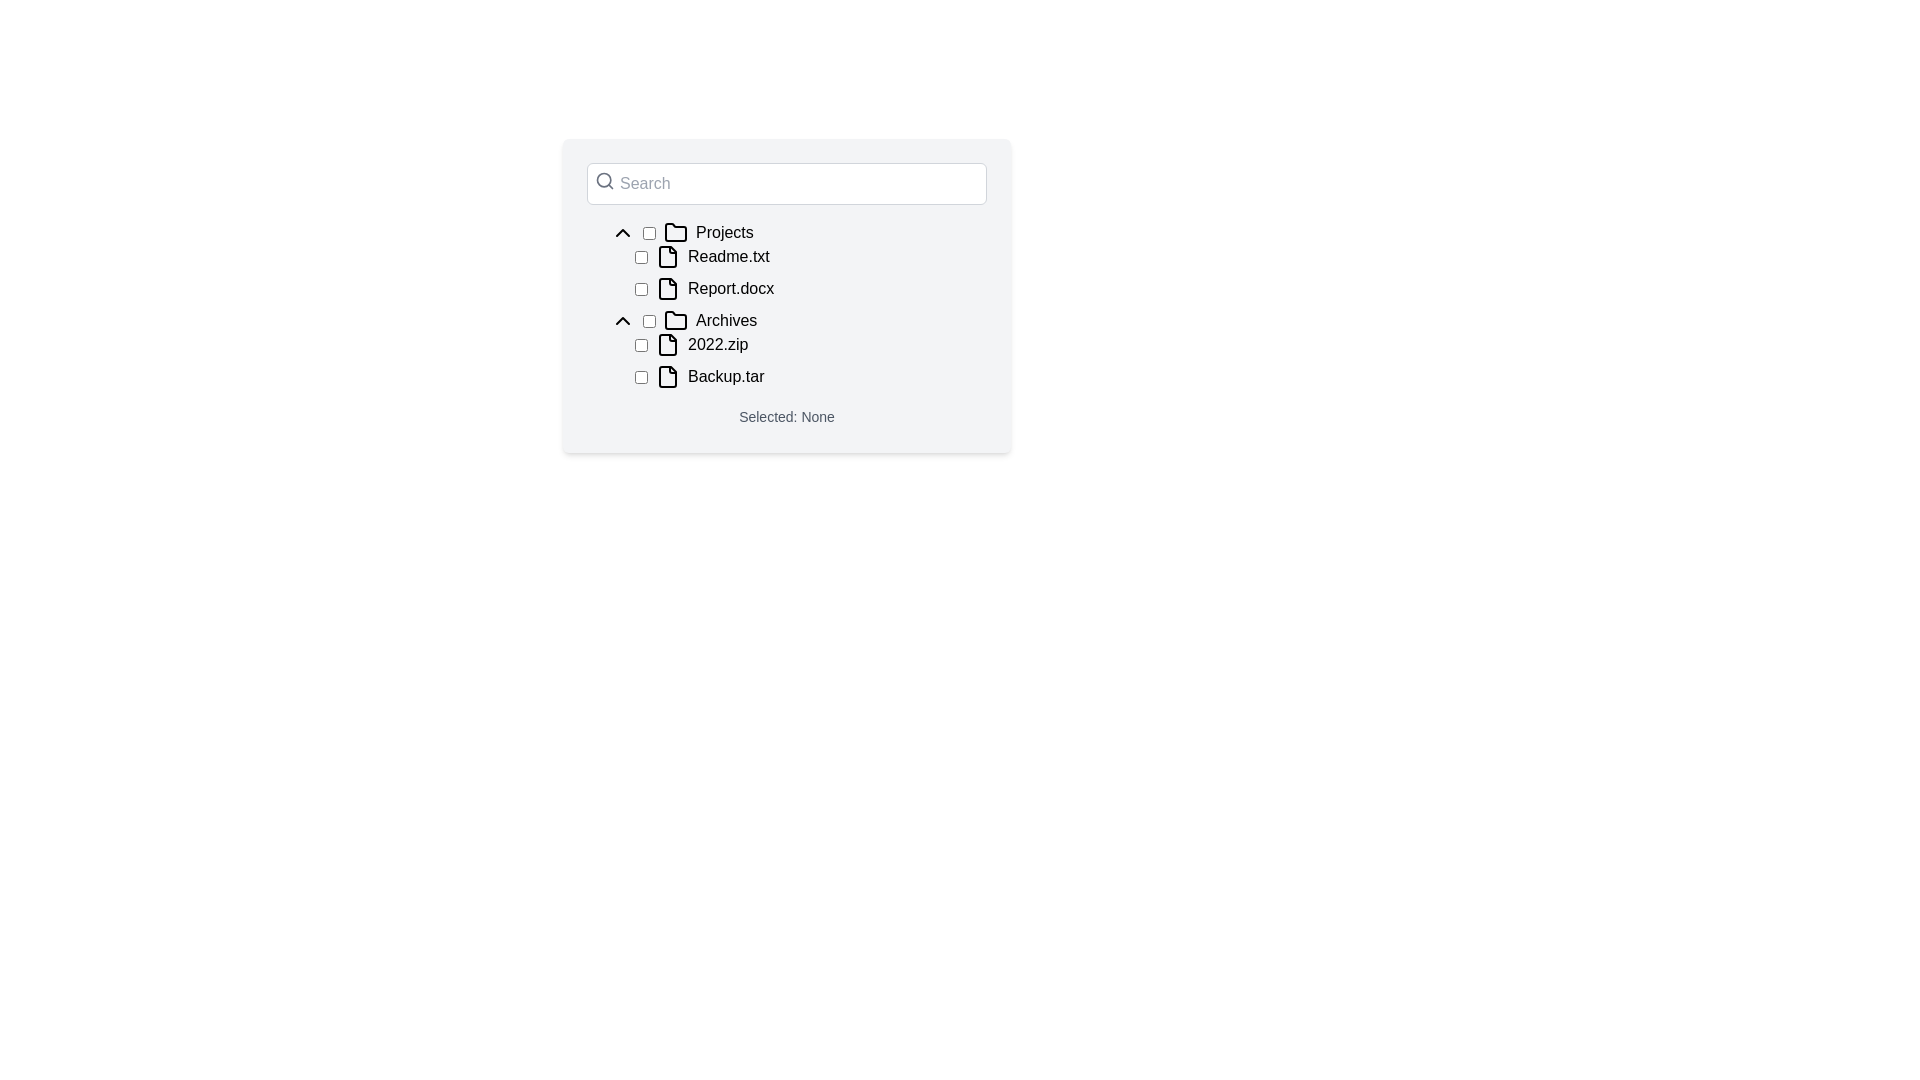  I want to click on the text label for the file named '2022.zip', which is the first file listed under the expanded 'Archives' folder, so click(718, 343).